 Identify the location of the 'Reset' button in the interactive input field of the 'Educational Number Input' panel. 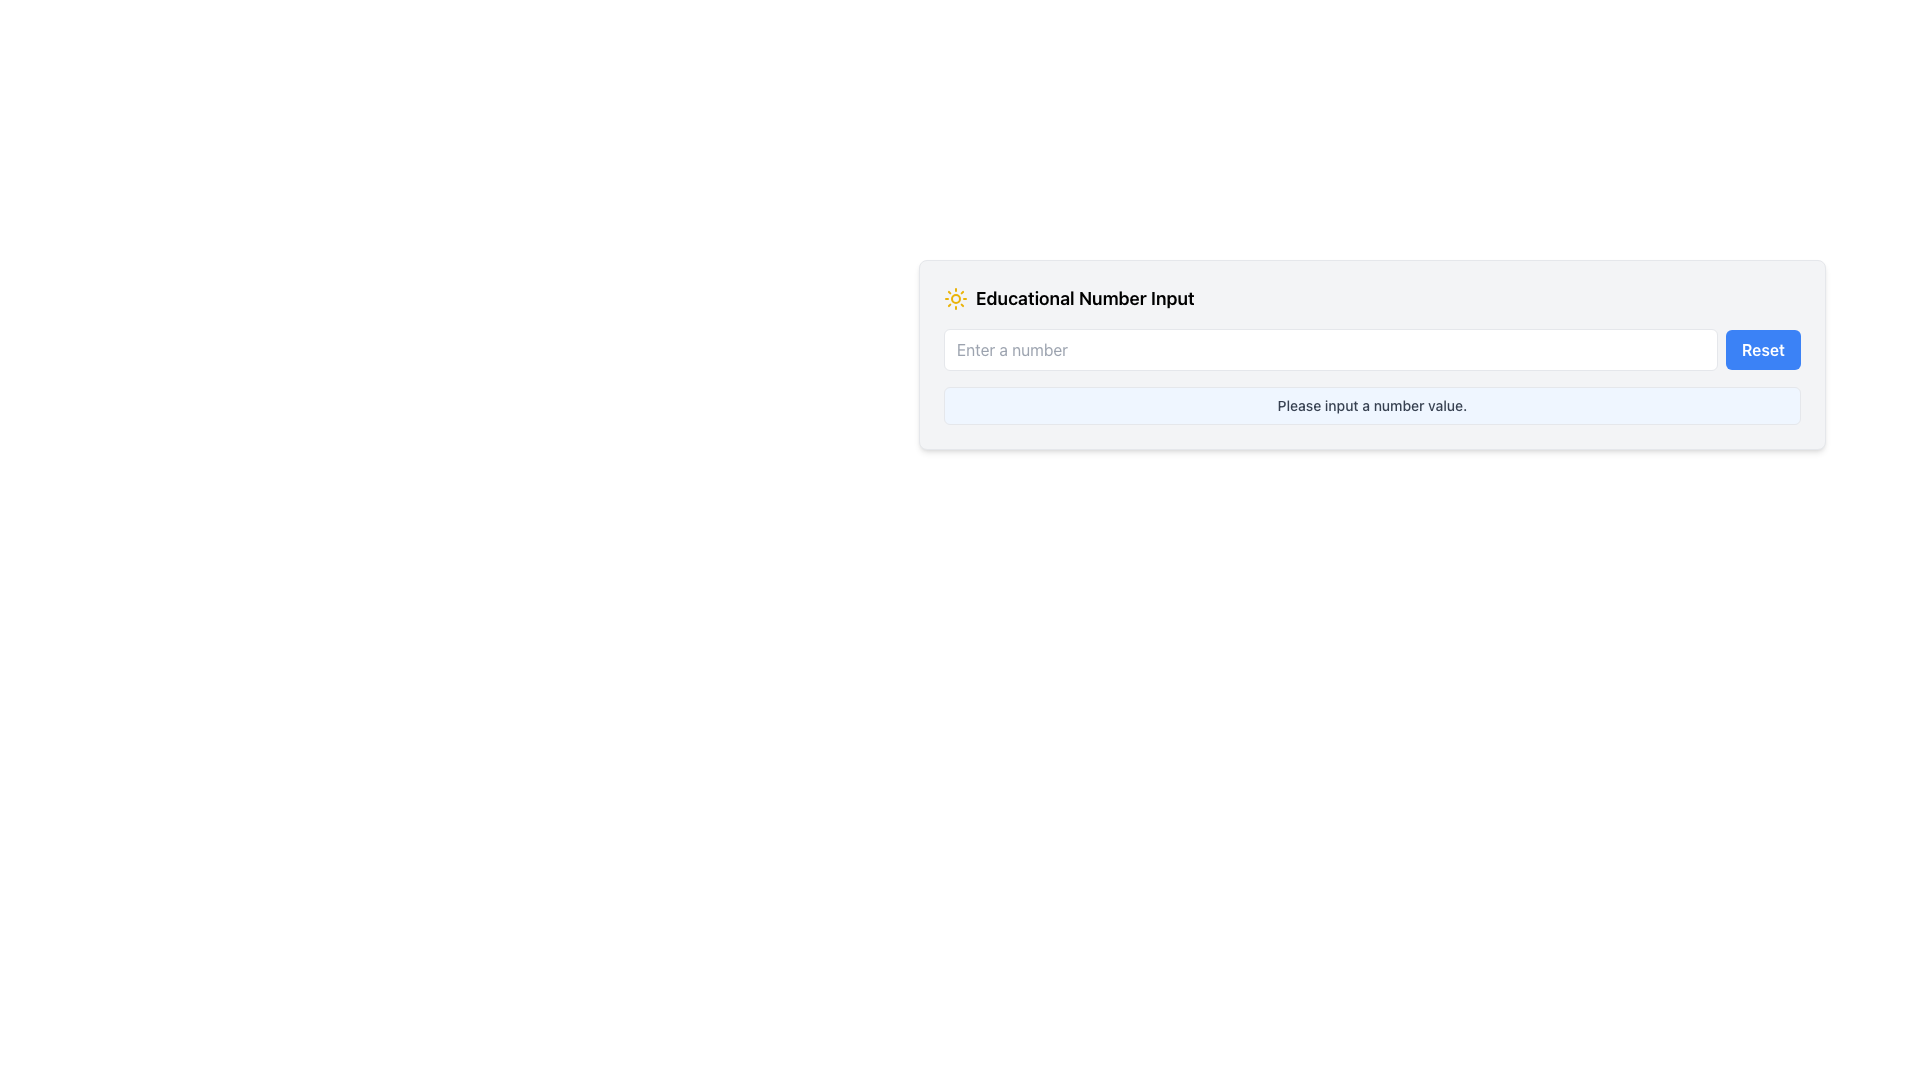
(1371, 349).